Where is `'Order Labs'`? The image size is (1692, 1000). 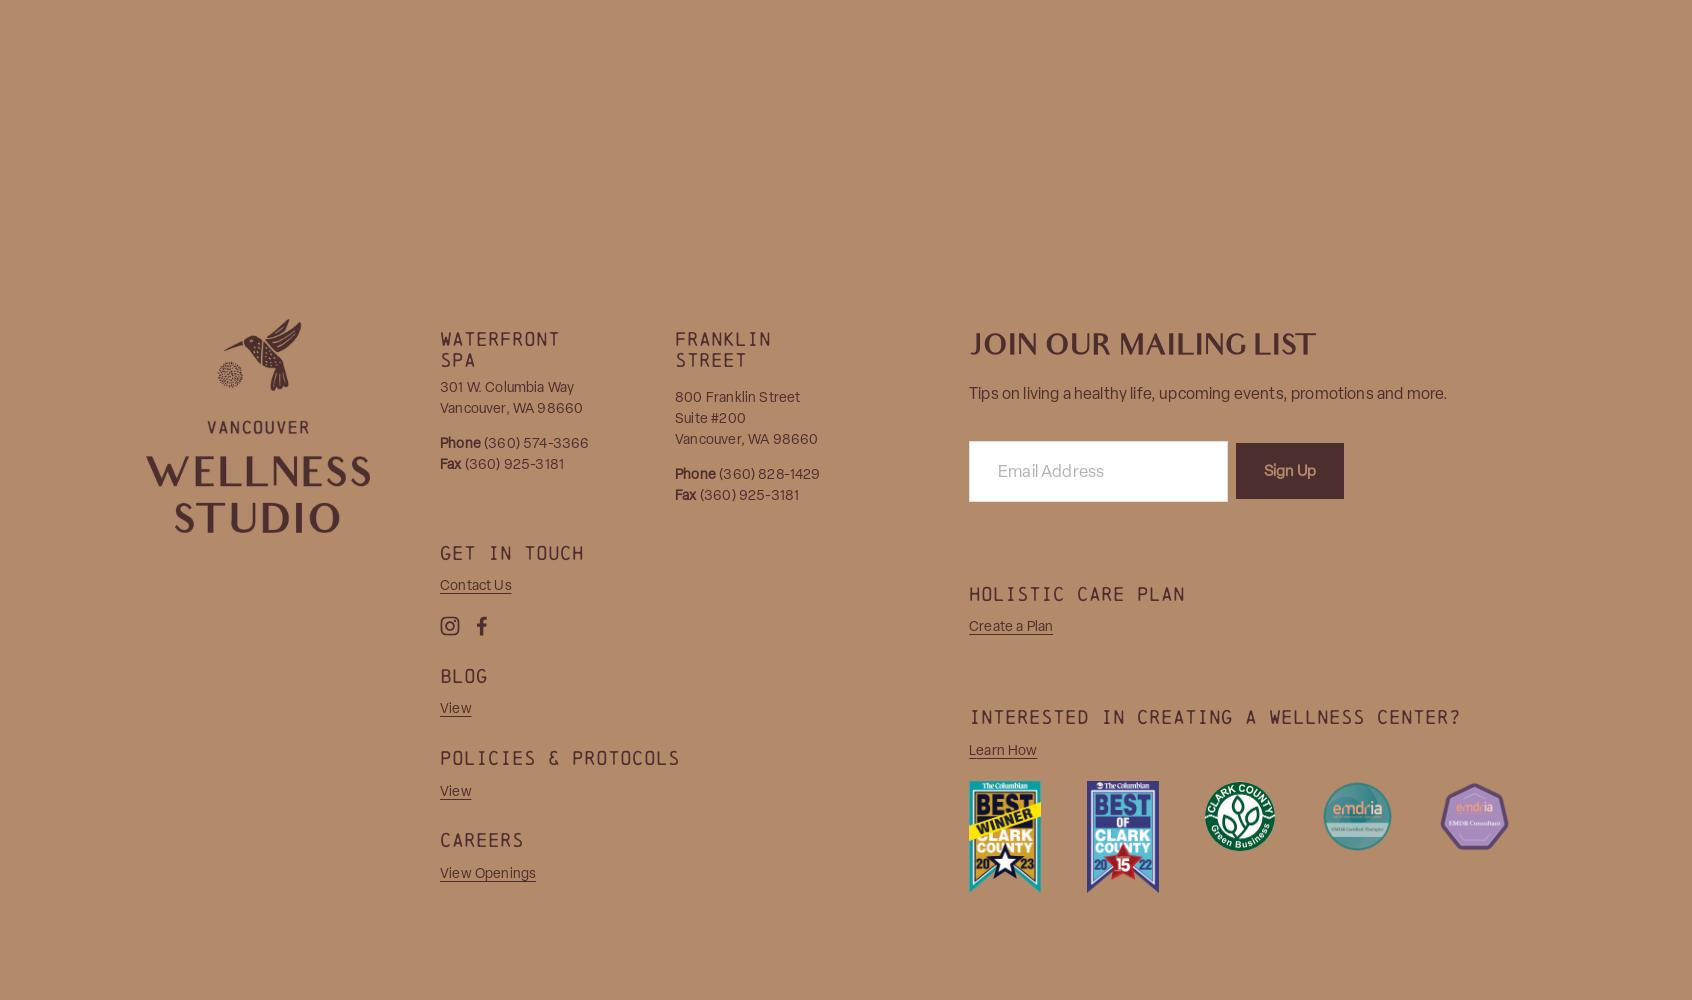 'Order Labs' is located at coordinates (441, 301).